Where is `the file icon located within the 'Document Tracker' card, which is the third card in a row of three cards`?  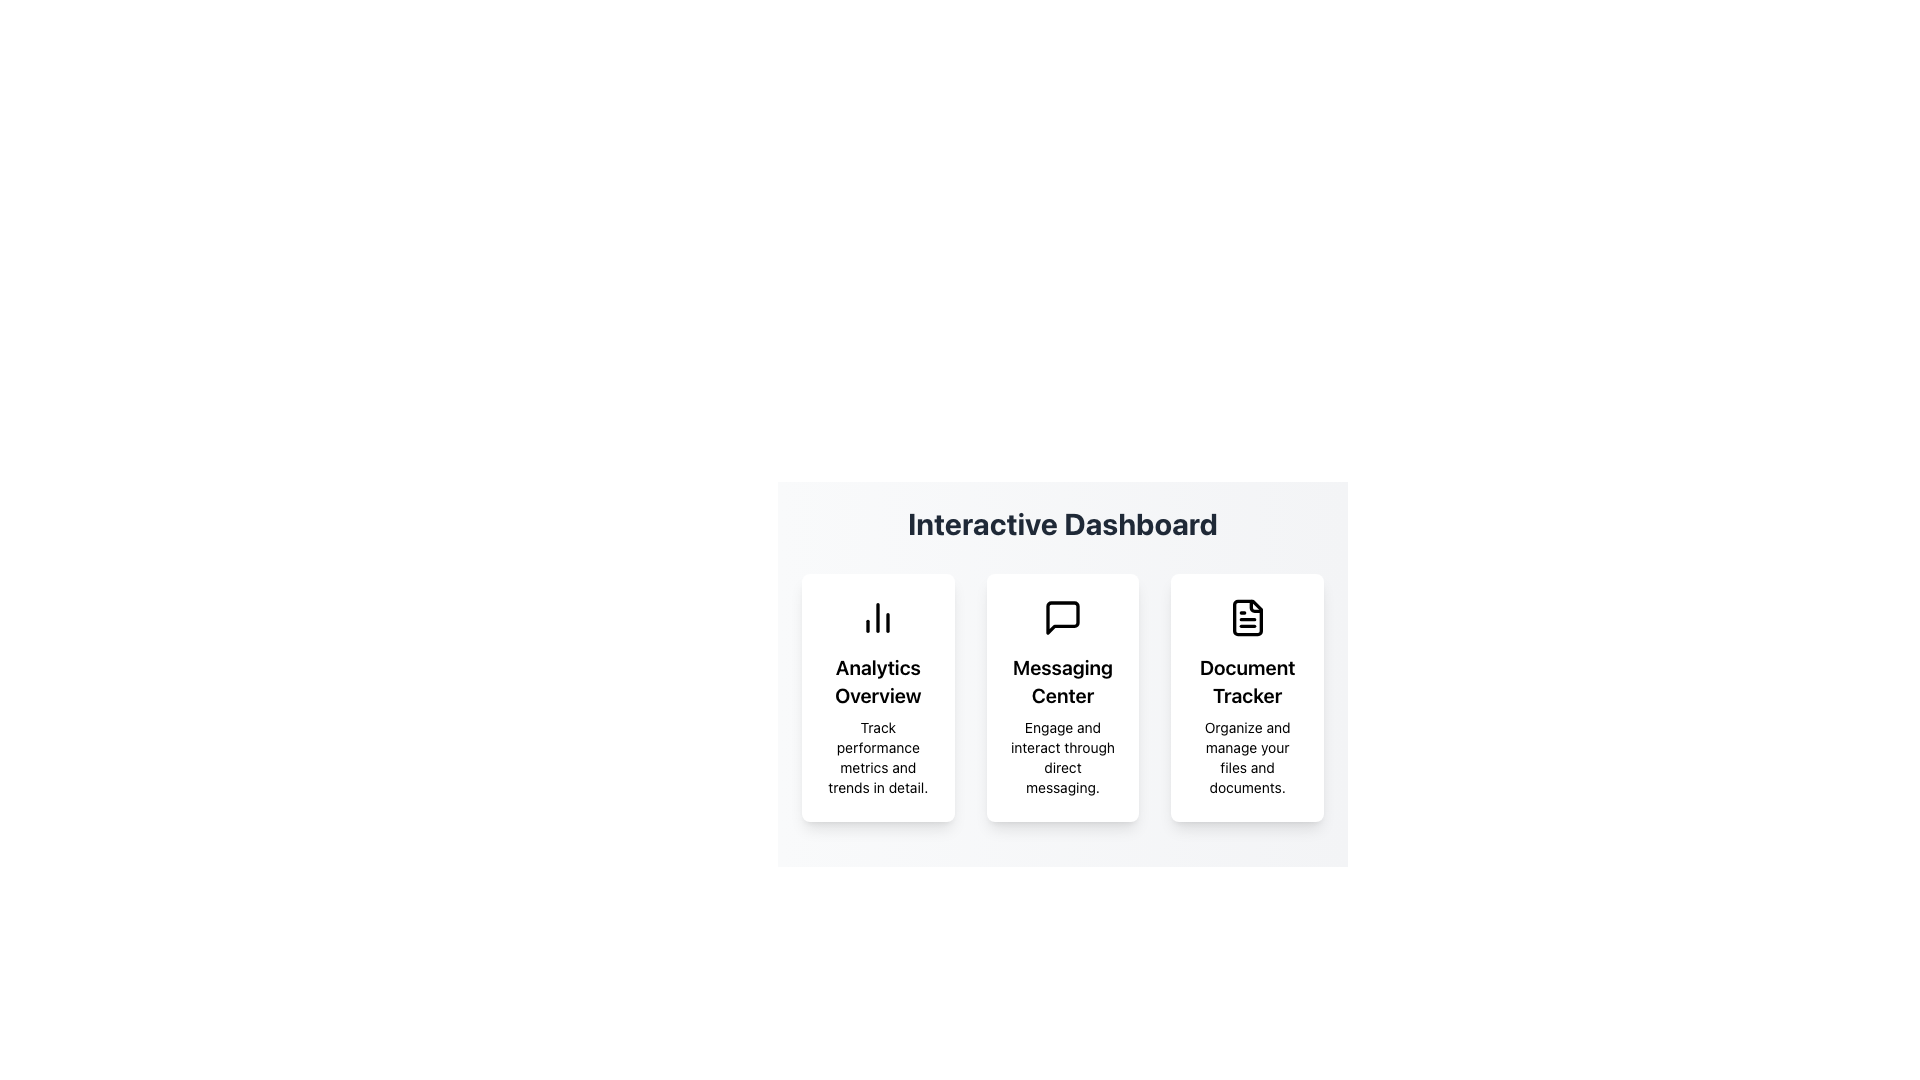 the file icon located within the 'Document Tracker' card, which is the third card in a row of three cards is located at coordinates (1246, 616).